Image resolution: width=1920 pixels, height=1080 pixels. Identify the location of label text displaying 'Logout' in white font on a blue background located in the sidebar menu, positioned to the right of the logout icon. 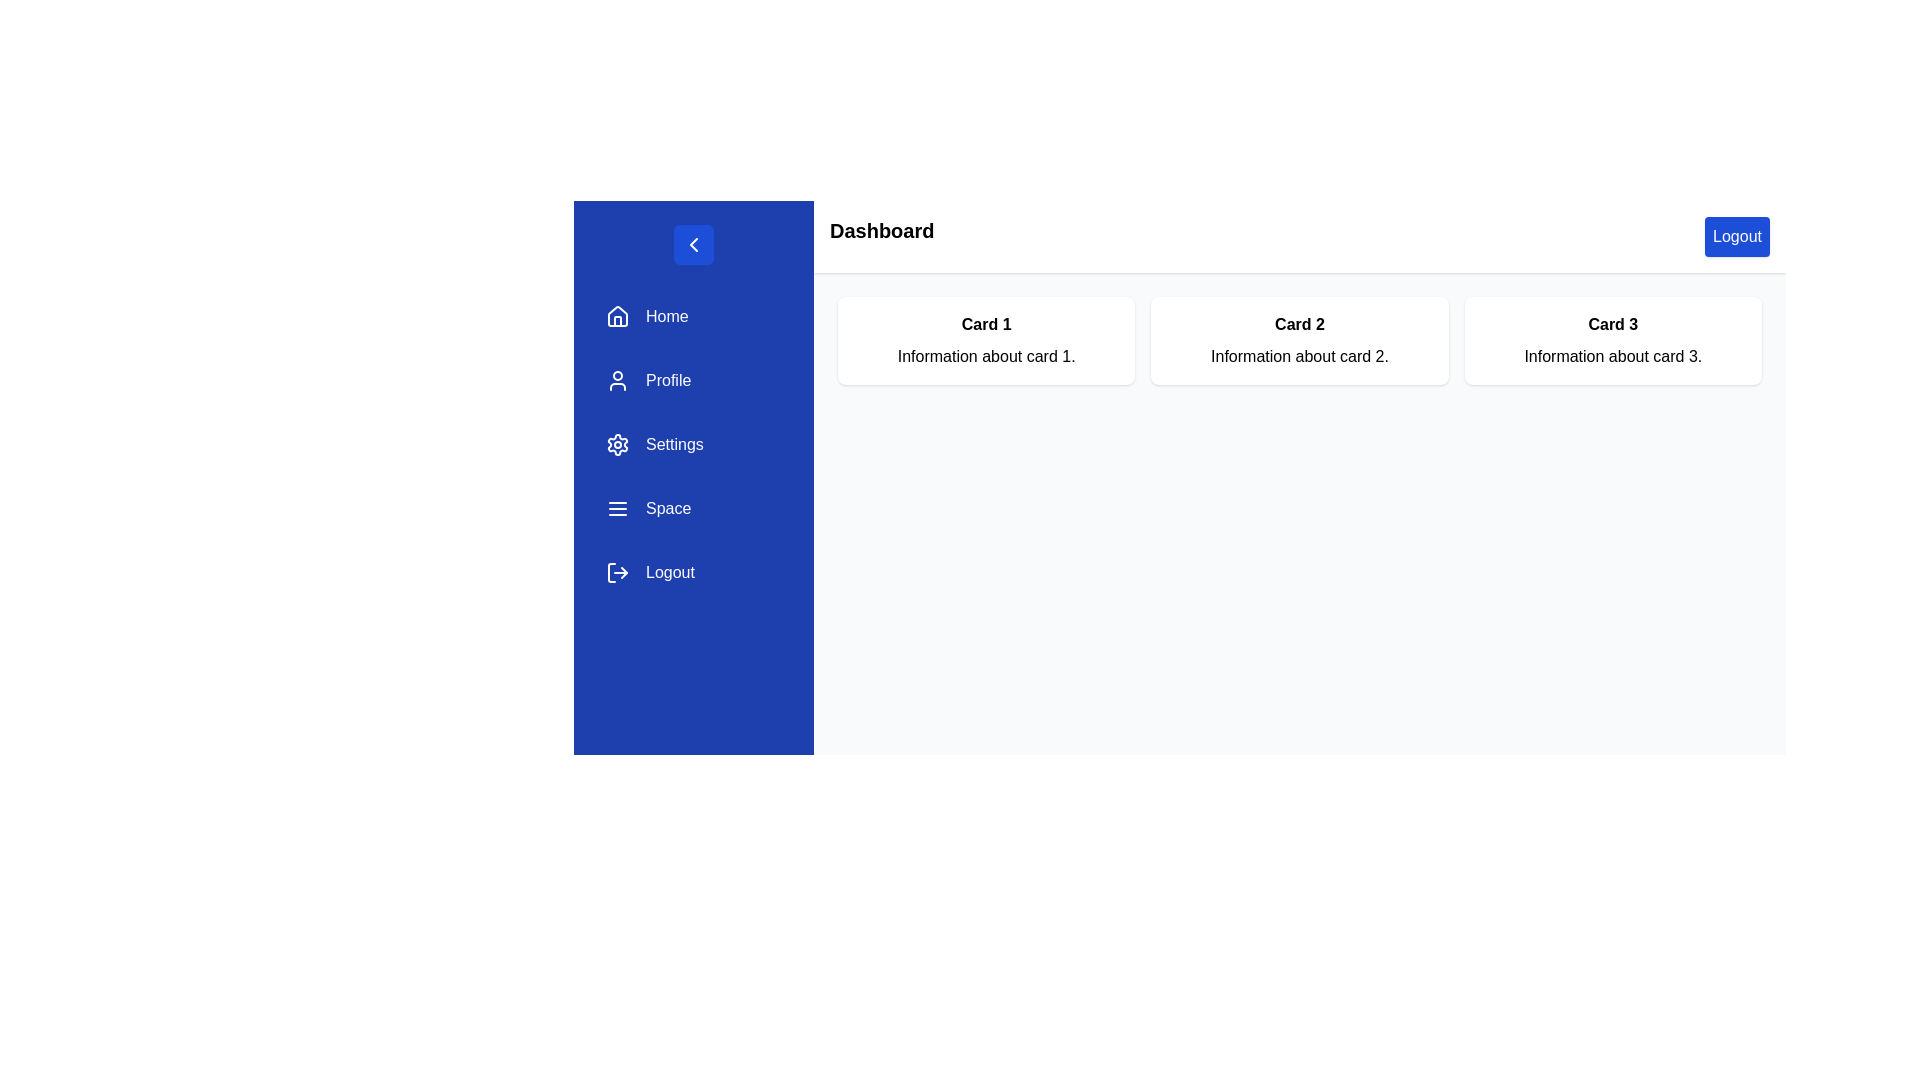
(670, 573).